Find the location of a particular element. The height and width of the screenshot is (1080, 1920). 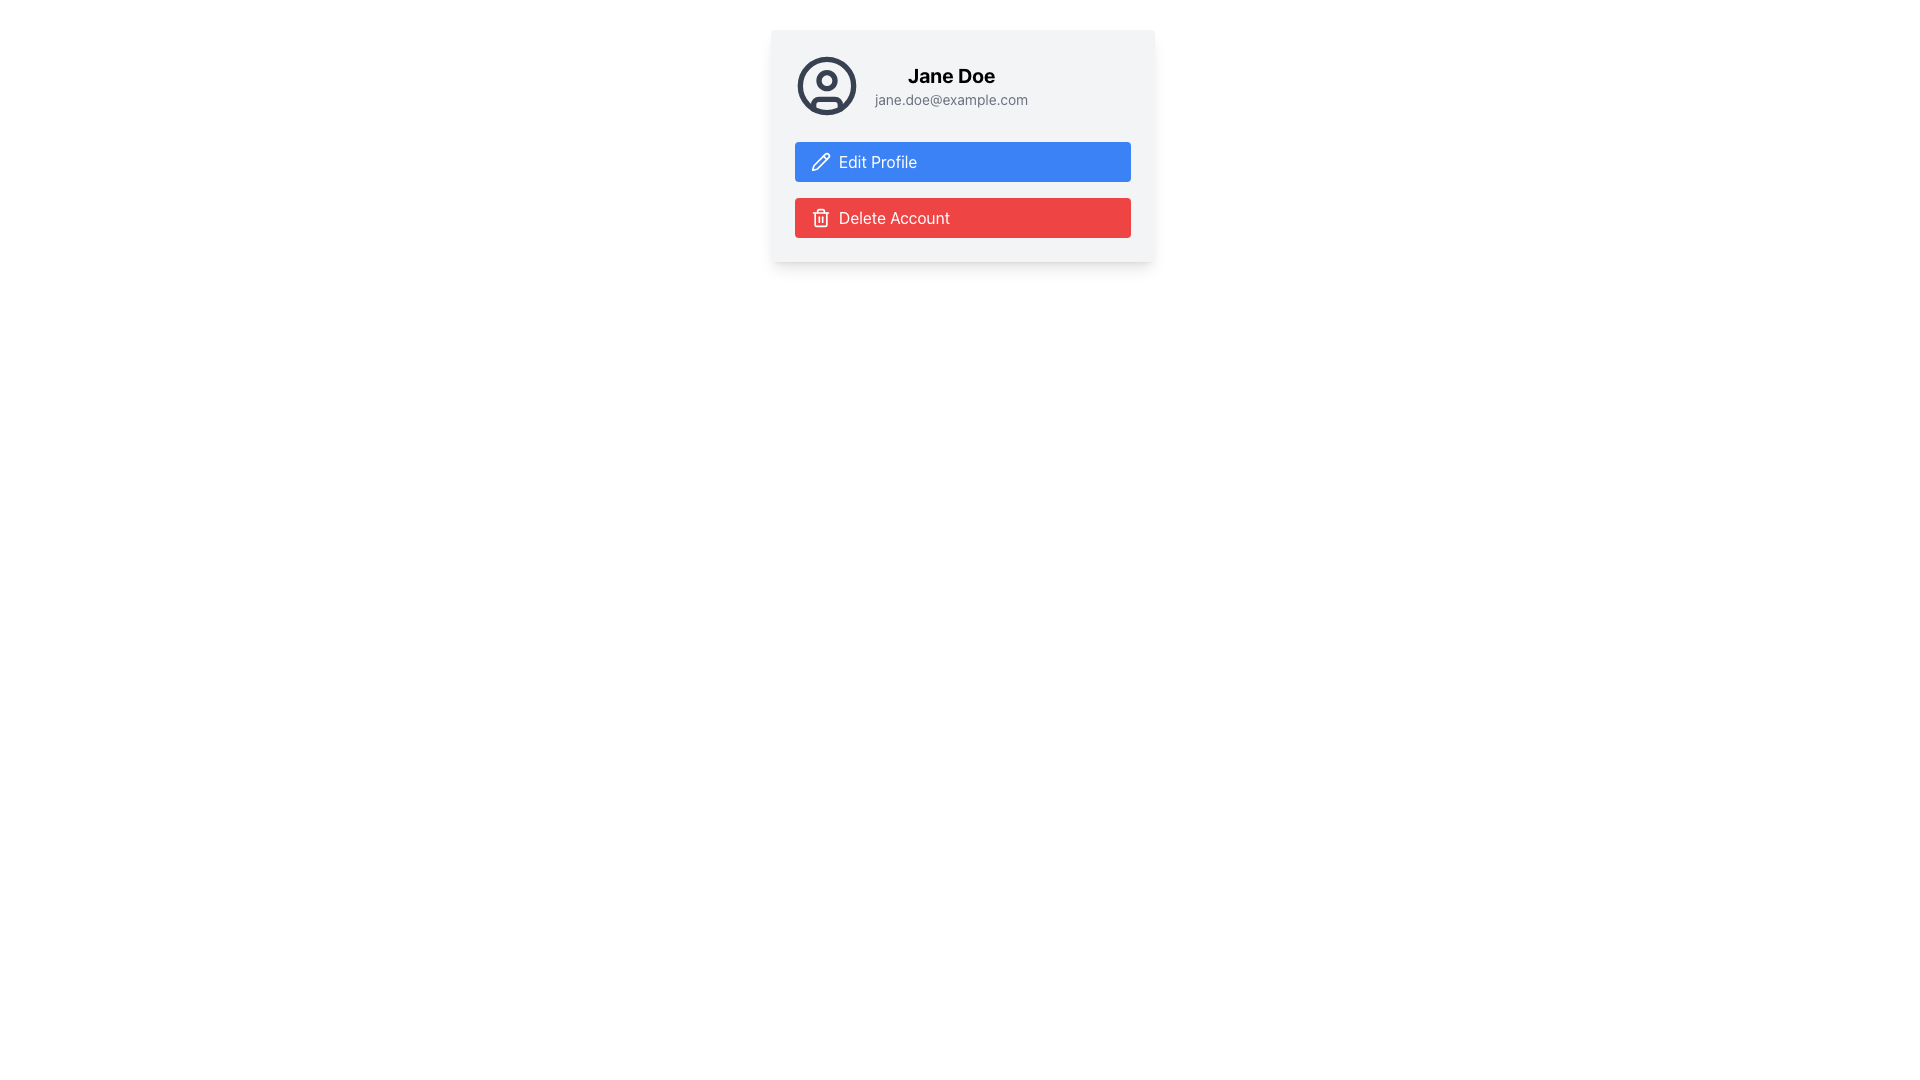

the Trash Can icon that symbolizes the 'Delete Account' button, located to the left of the button and near its vertical center is located at coordinates (820, 218).